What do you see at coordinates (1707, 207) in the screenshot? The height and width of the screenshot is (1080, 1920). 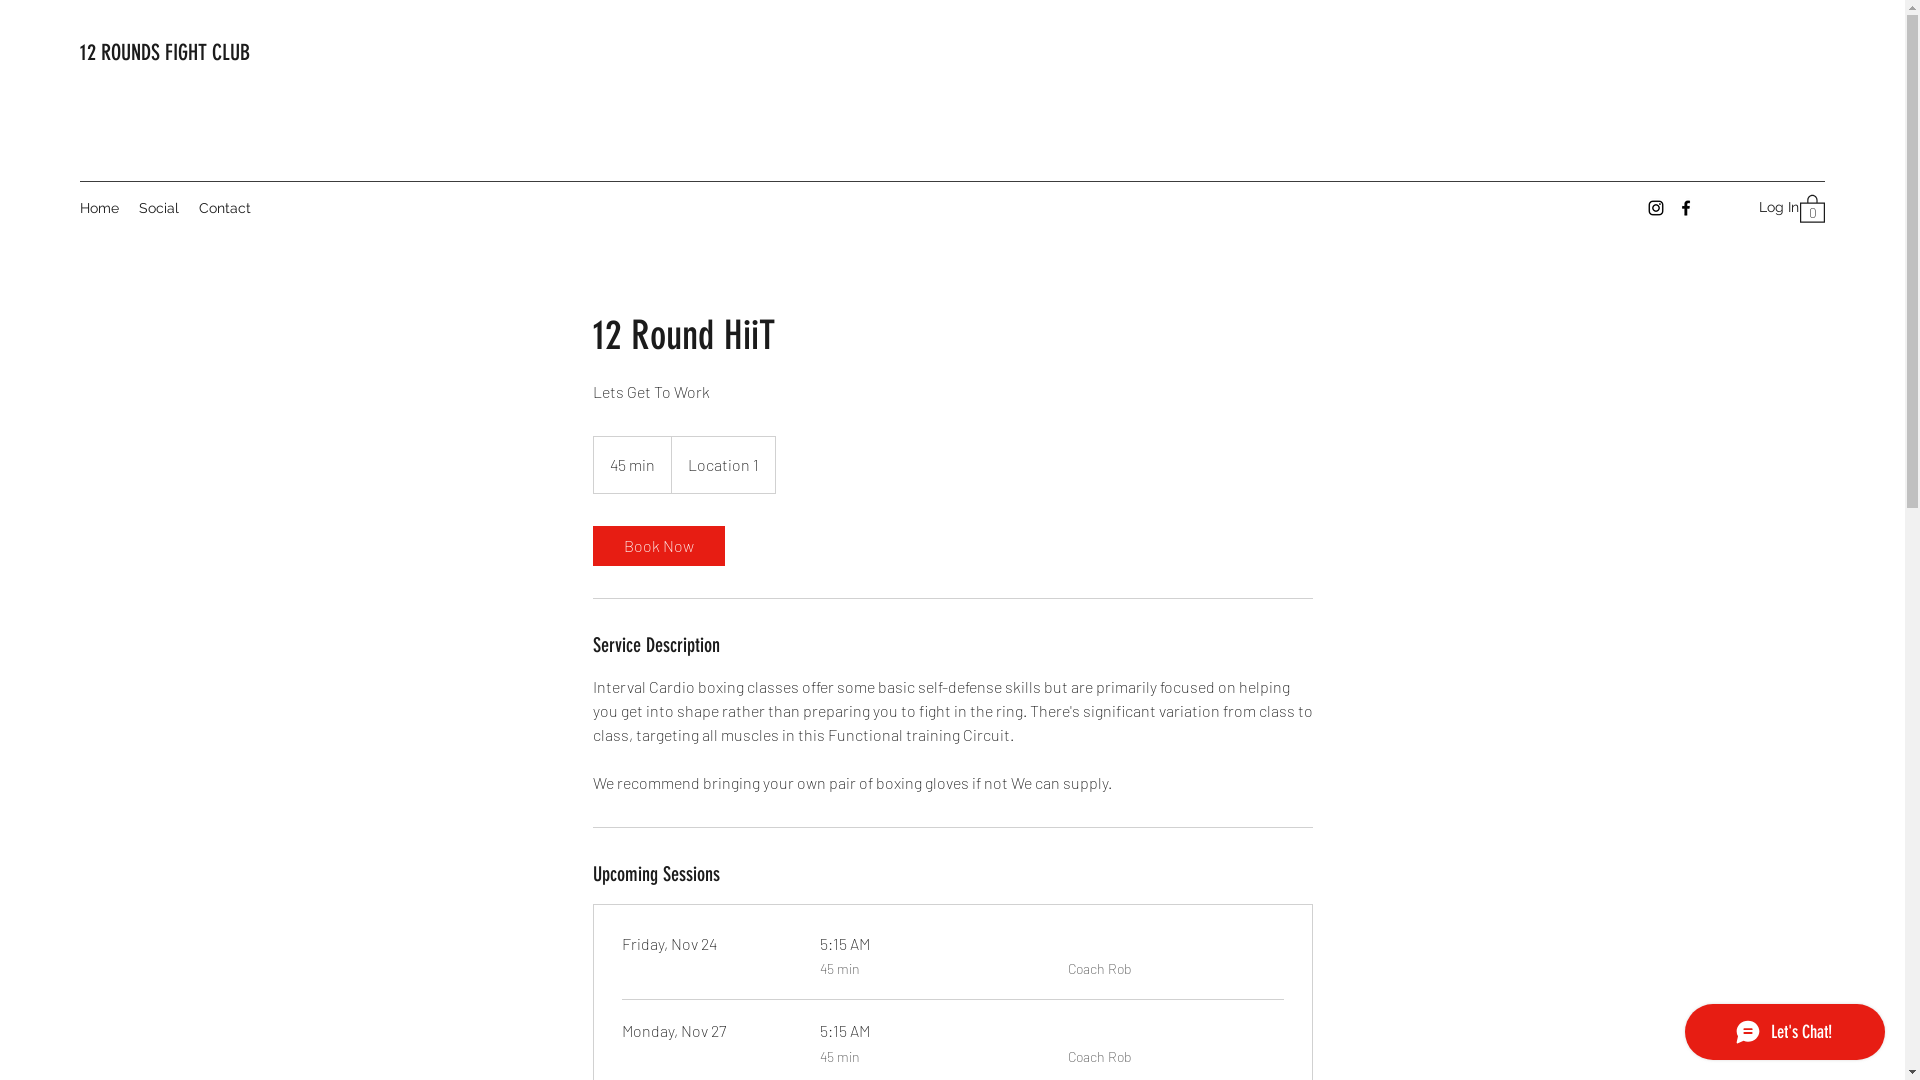 I see `'Log In'` at bounding box center [1707, 207].